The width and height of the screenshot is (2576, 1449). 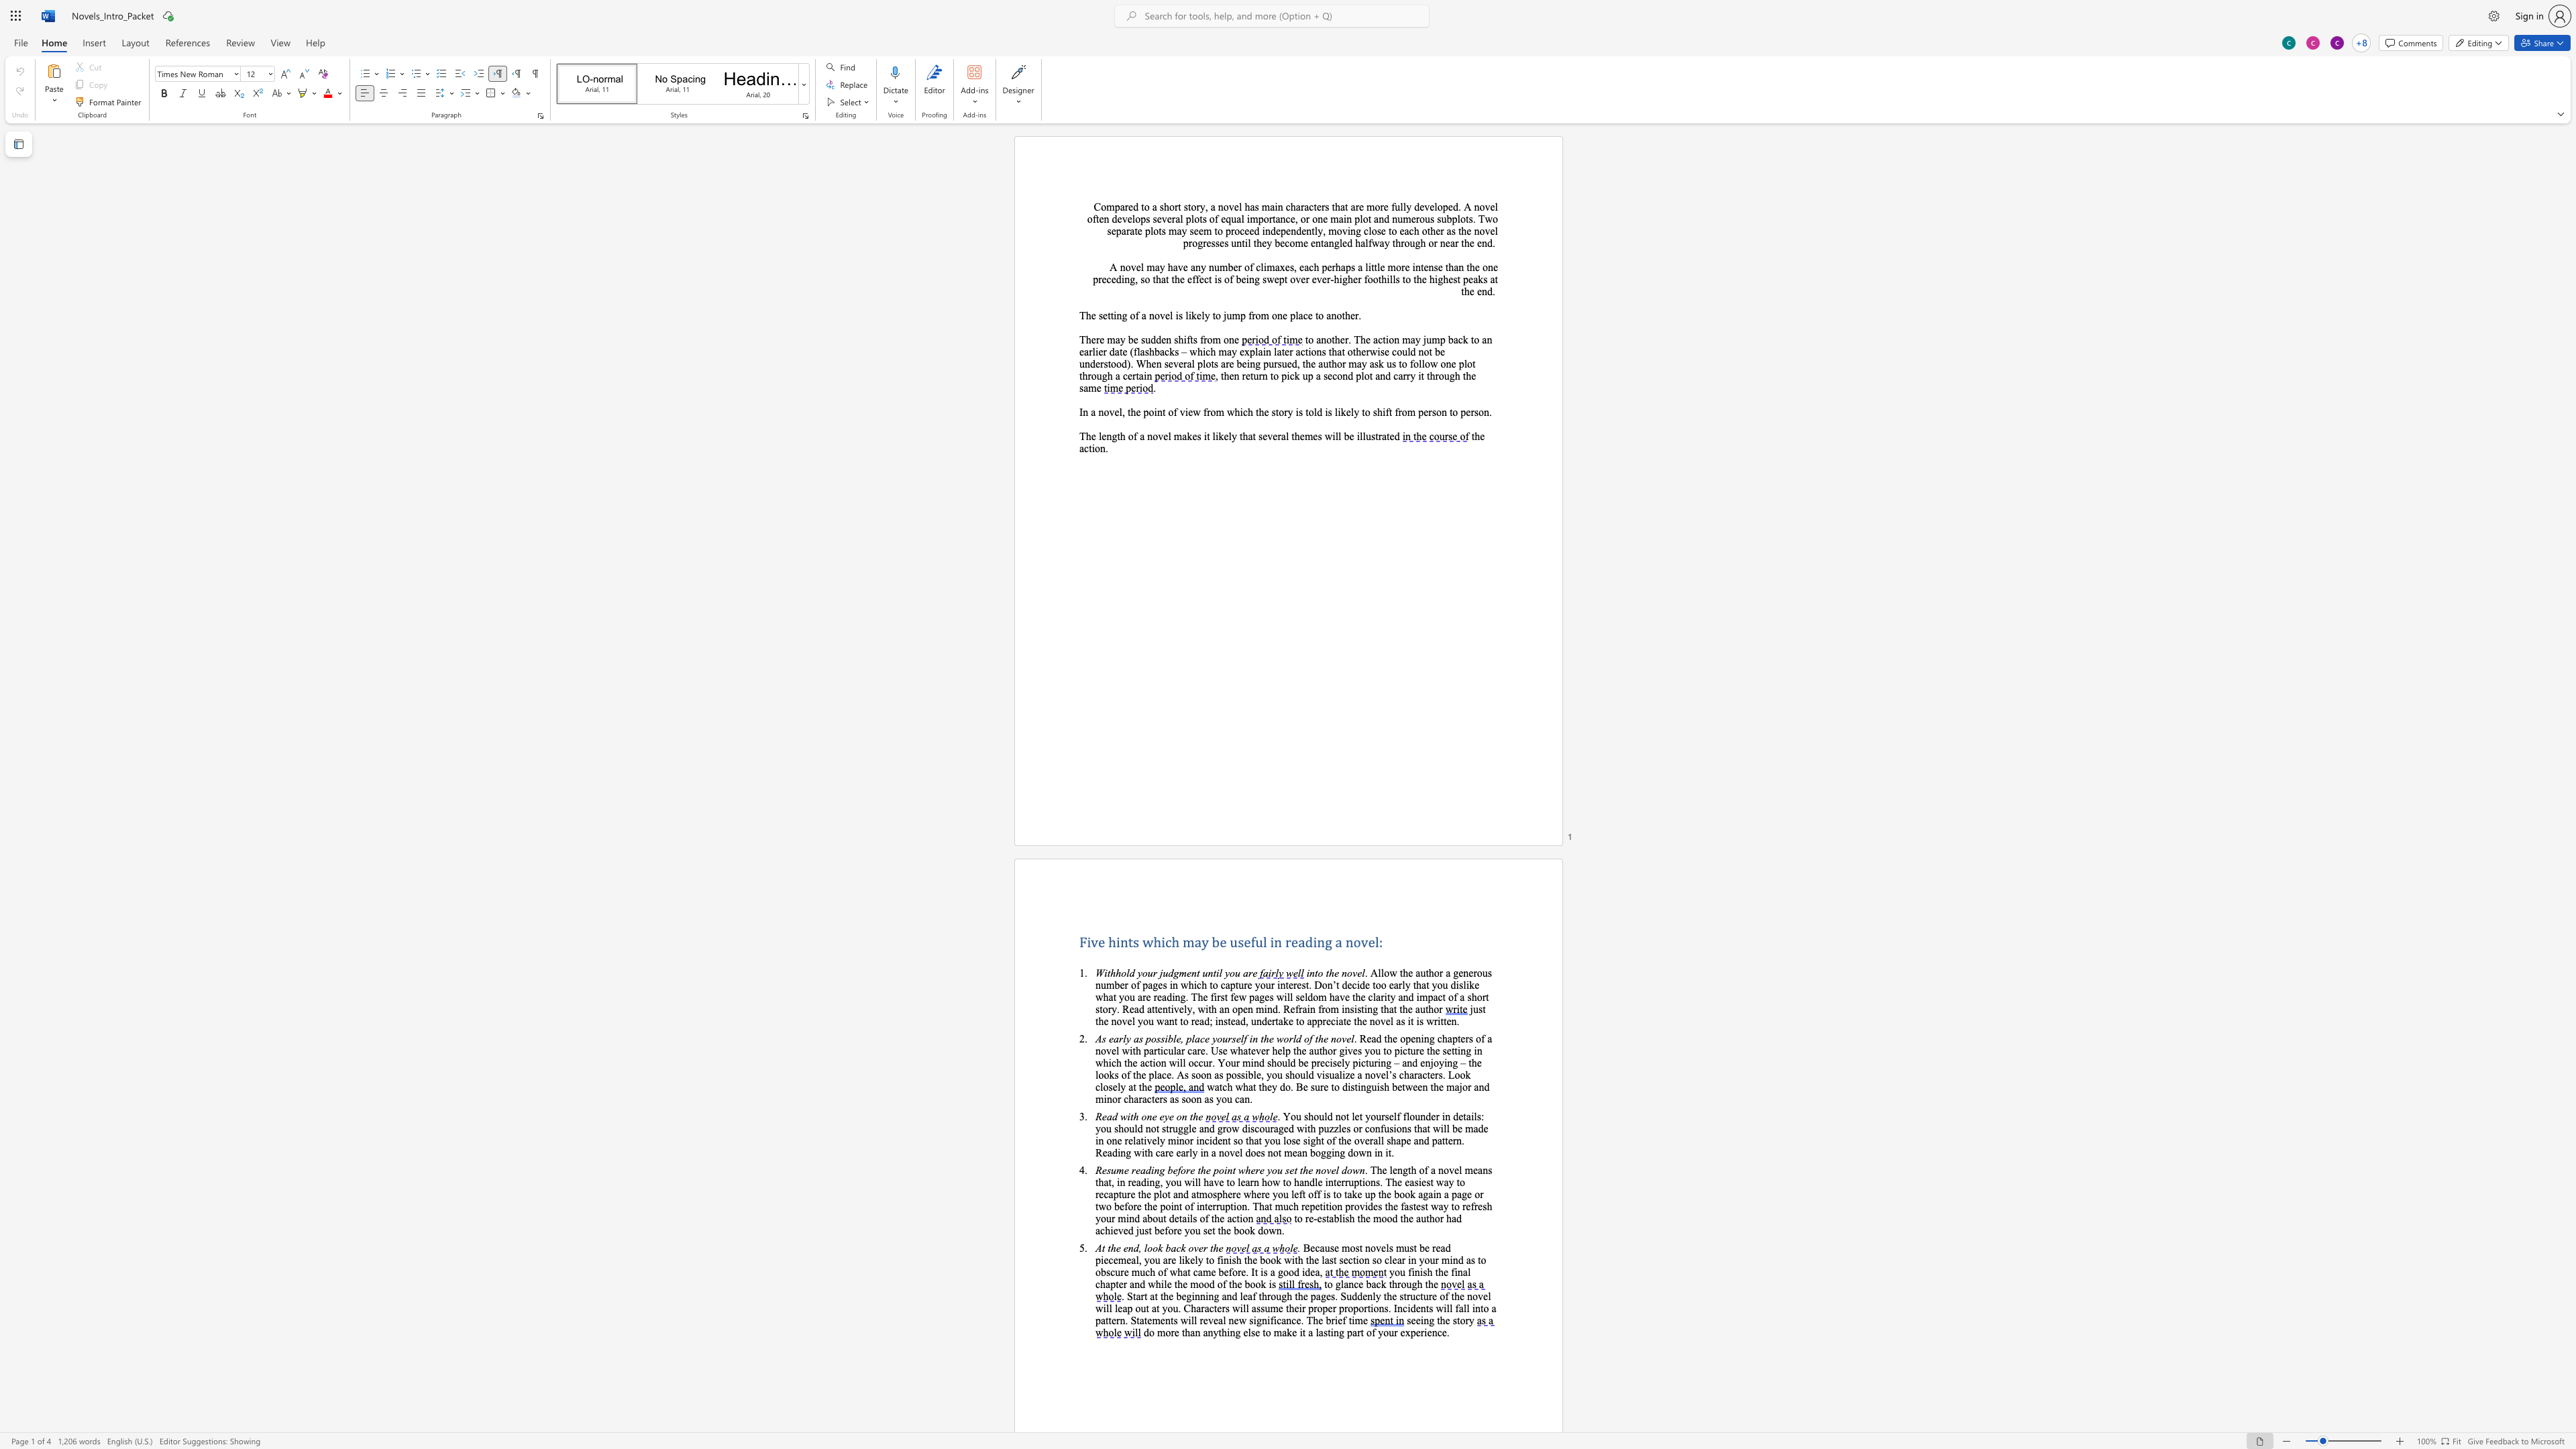 What do you see at coordinates (1095, 448) in the screenshot?
I see `the space between the continuous character "i" and "o" in the text` at bounding box center [1095, 448].